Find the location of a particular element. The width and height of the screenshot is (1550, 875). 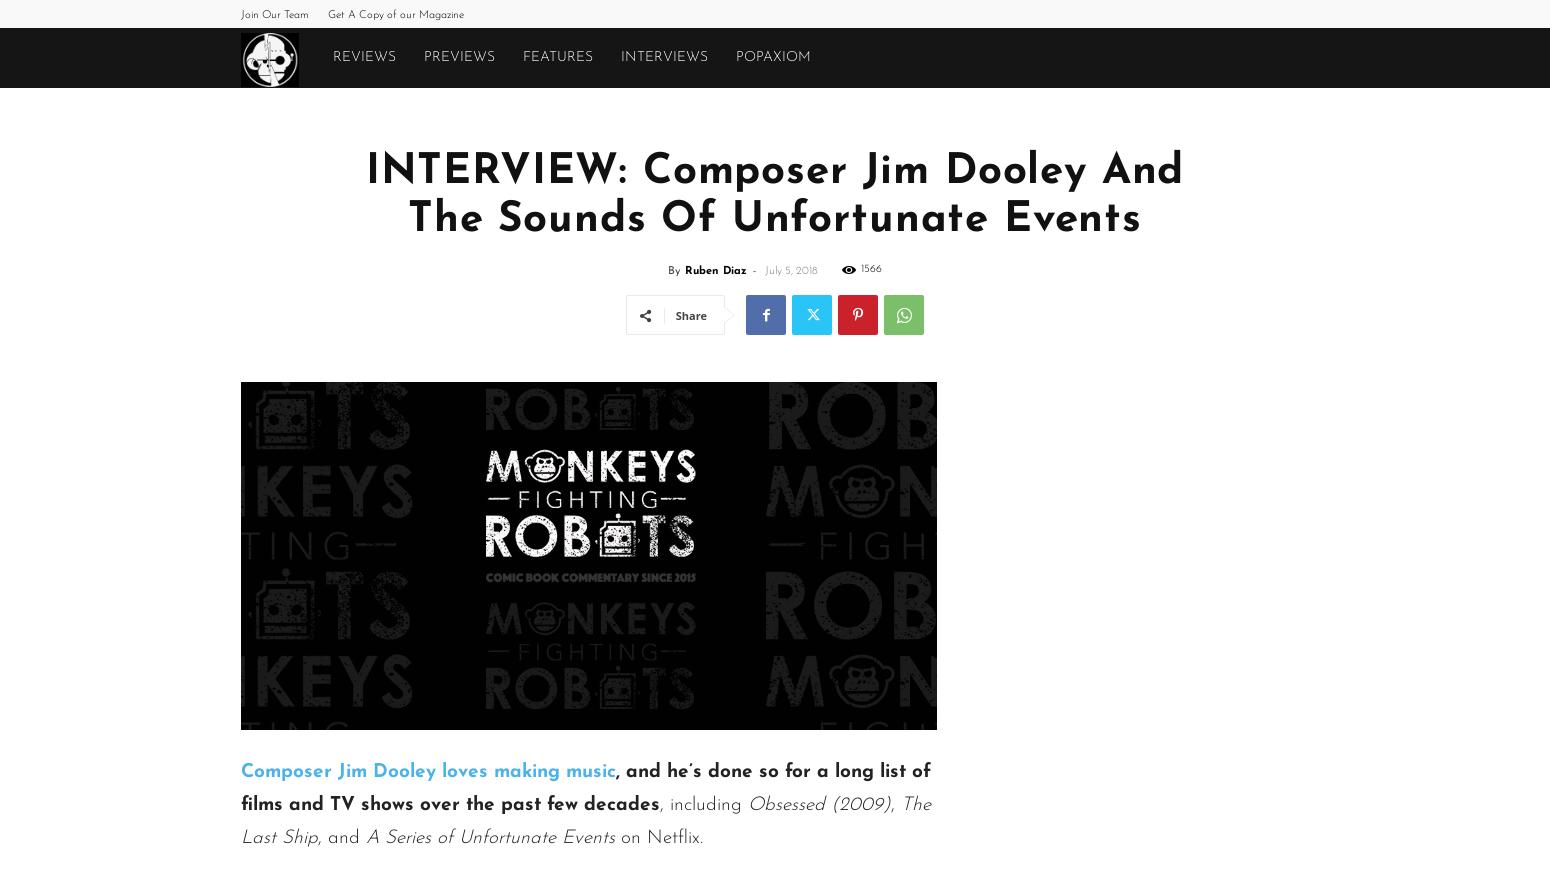

', including' is located at coordinates (704, 804).